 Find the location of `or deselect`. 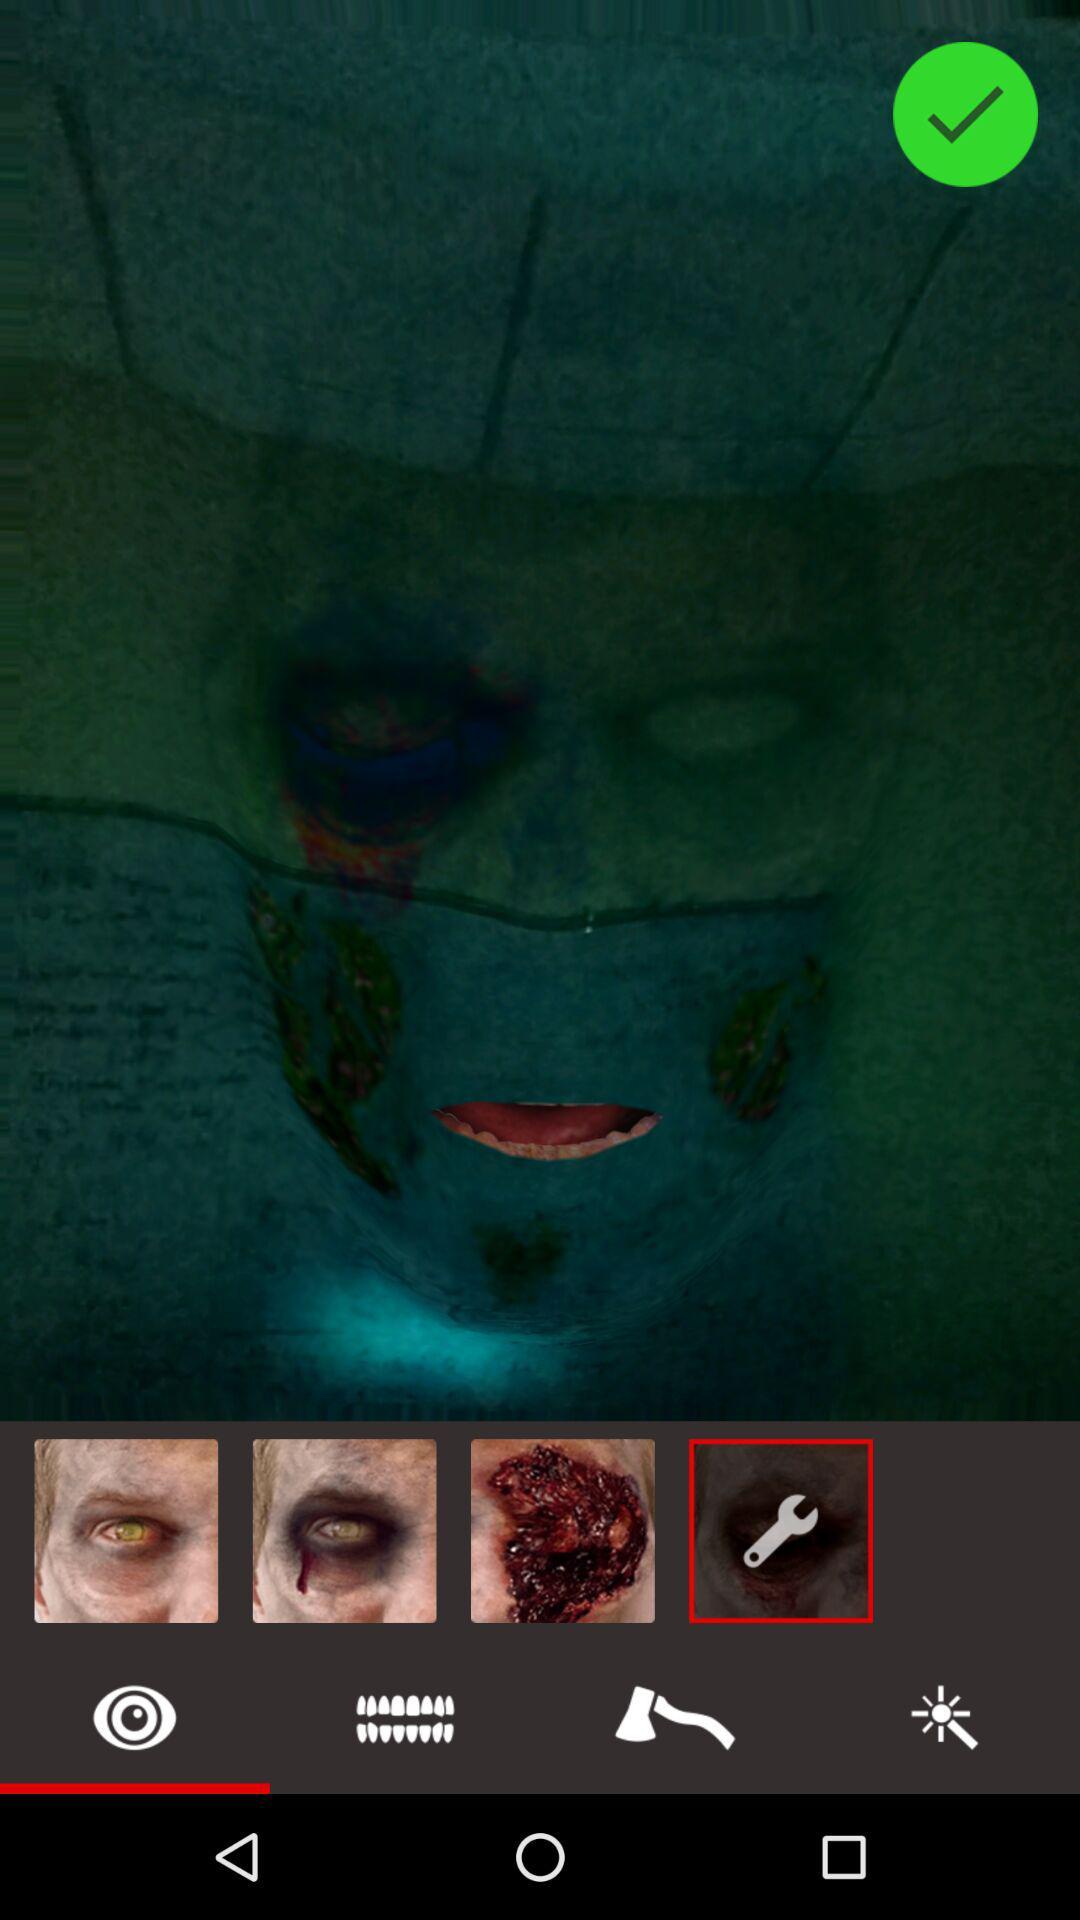

or deselect is located at coordinates (964, 113).